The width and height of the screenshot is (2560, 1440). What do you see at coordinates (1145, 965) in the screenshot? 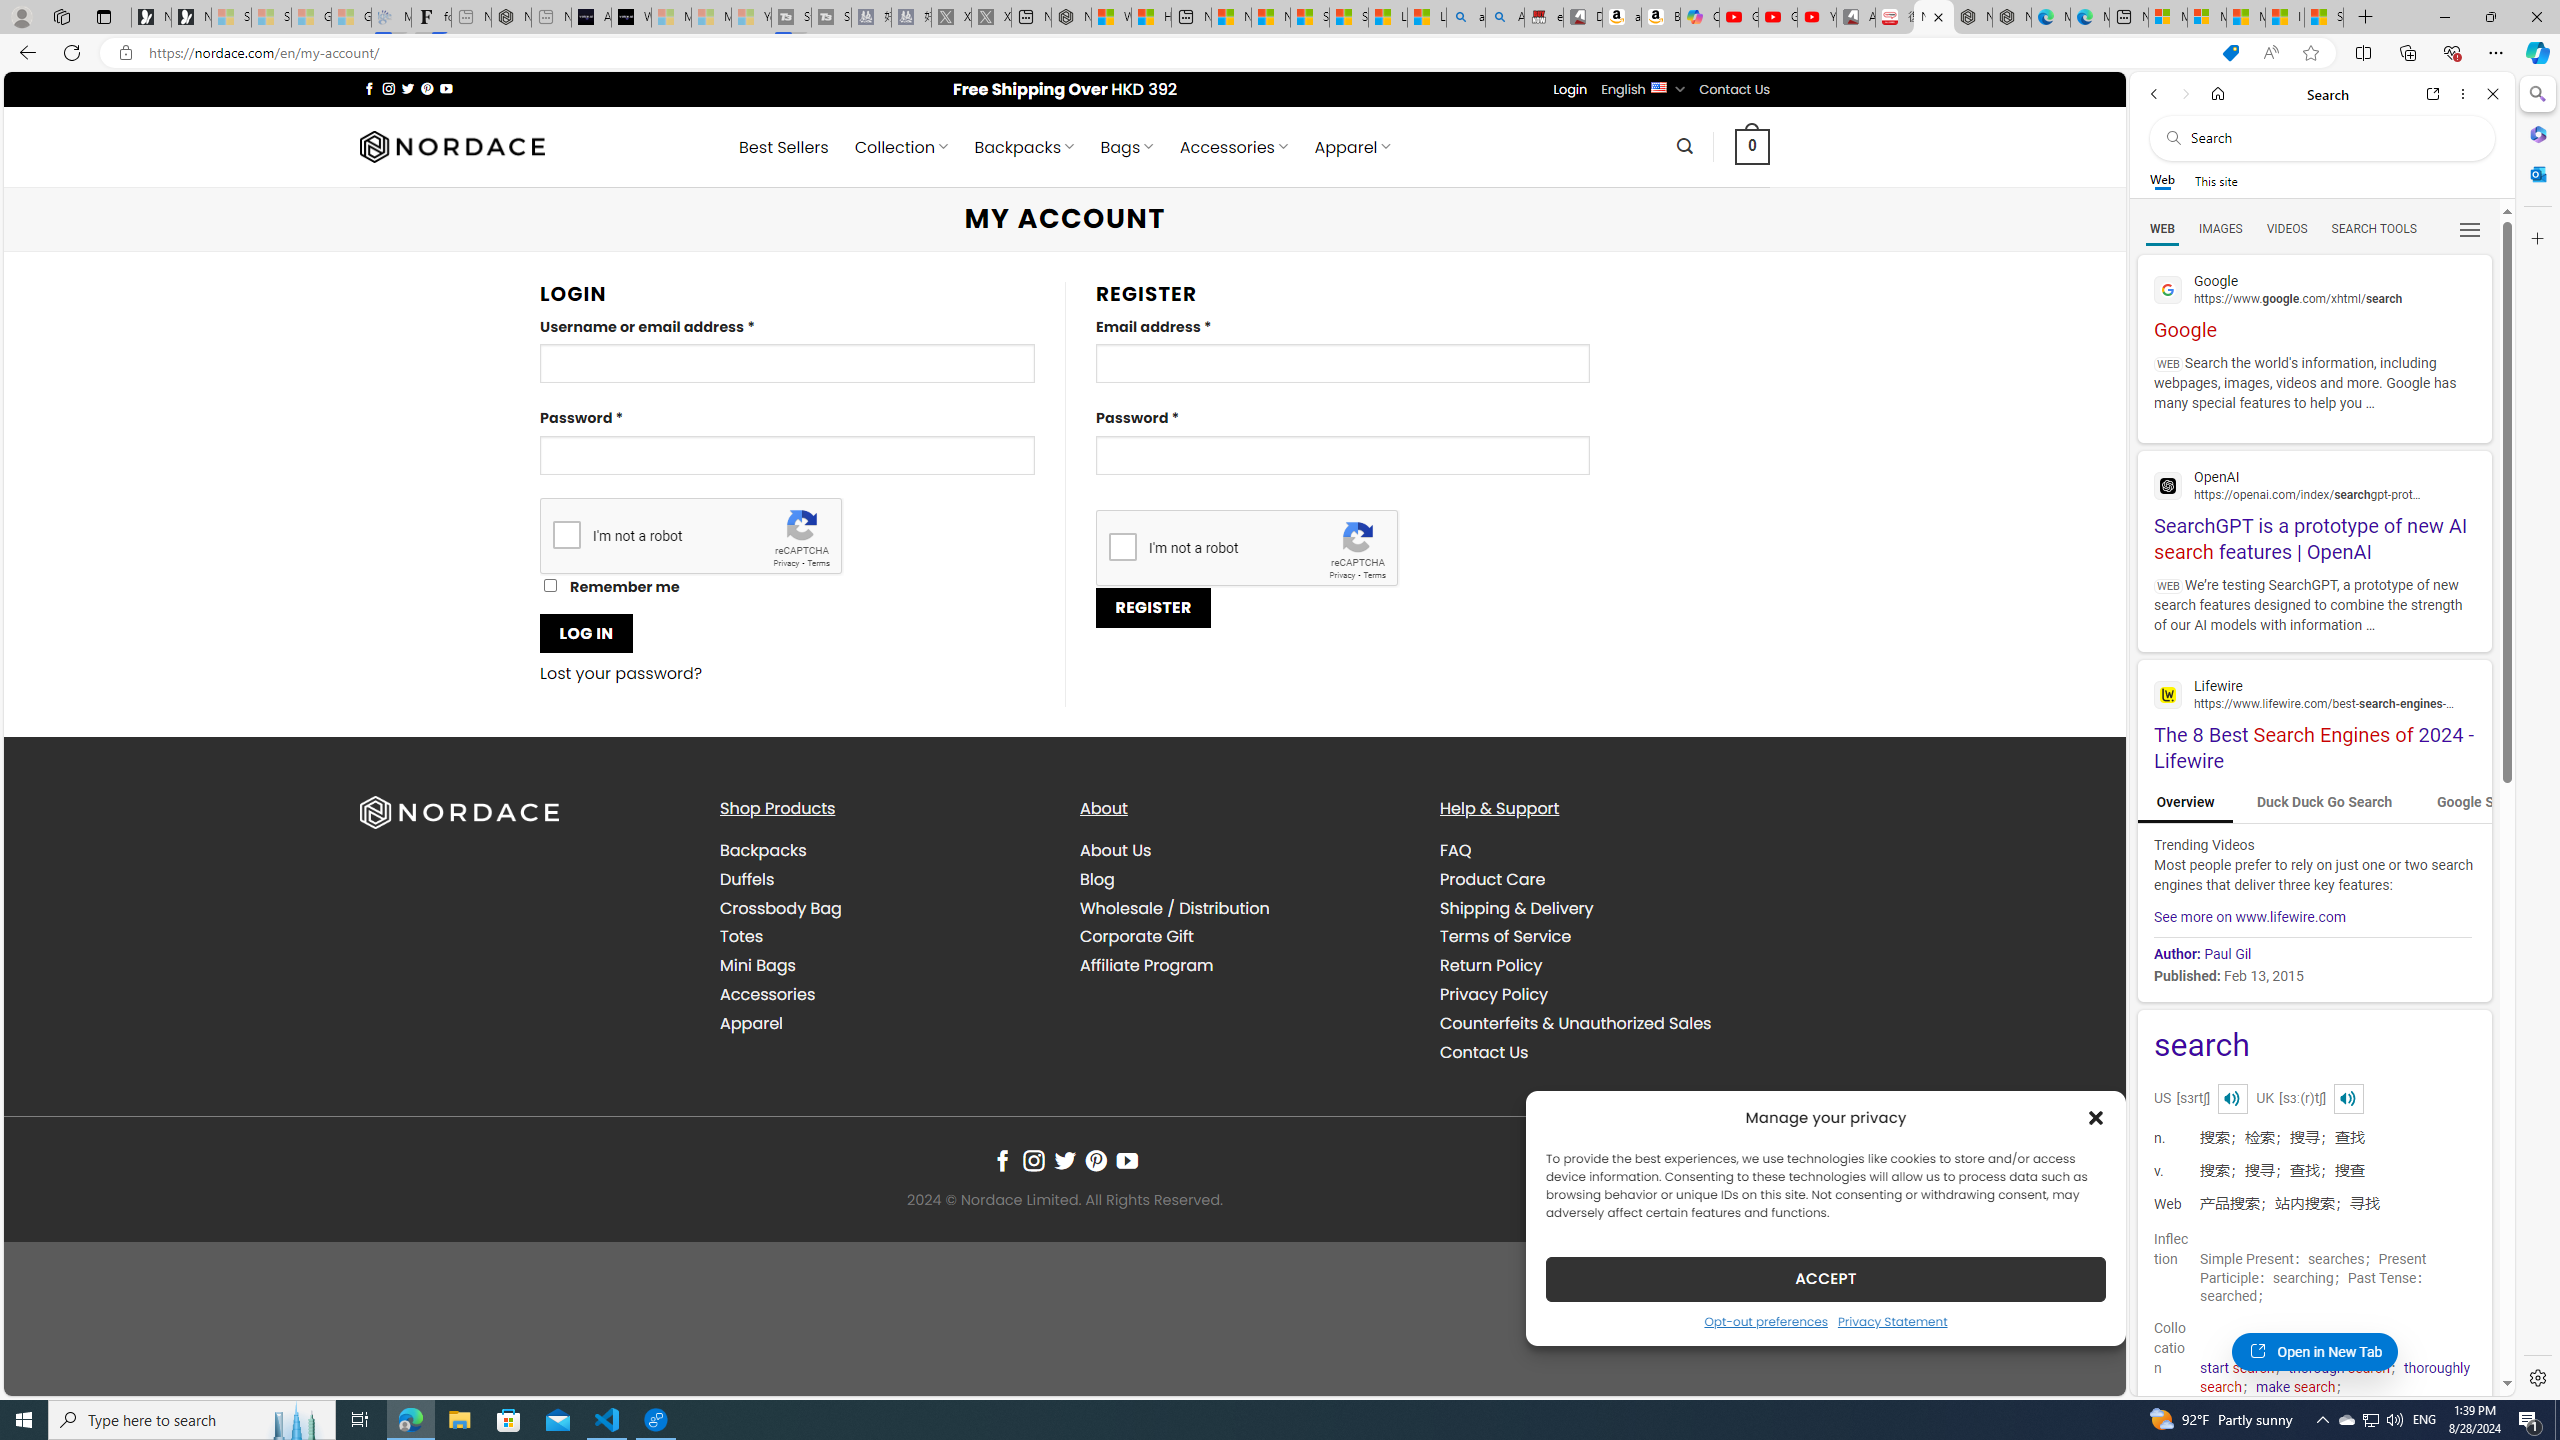
I see `'Affiliate Program'` at bounding box center [1145, 965].